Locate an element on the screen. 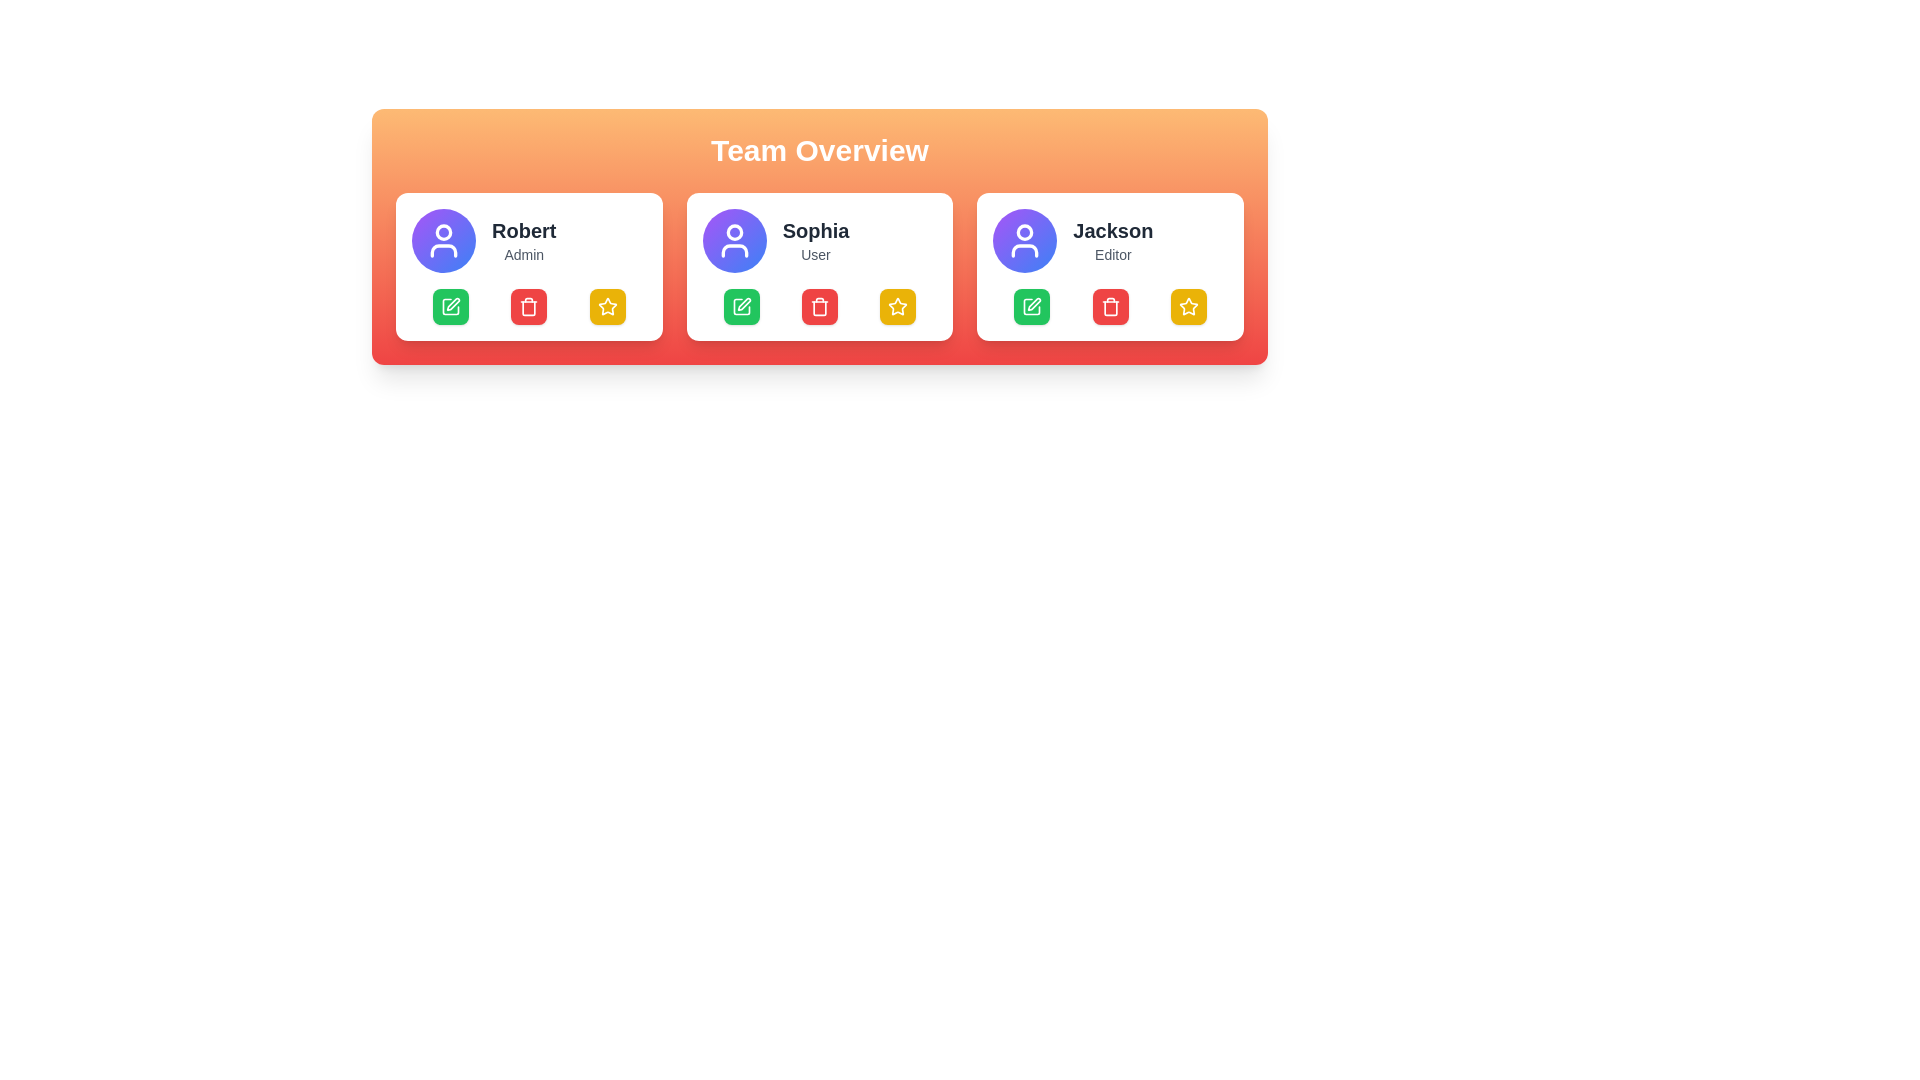 The image size is (1920, 1080). the small green button with a white pen icon in the user profile card labeled 'Robert Admin' for editing functionality is located at coordinates (450, 307).